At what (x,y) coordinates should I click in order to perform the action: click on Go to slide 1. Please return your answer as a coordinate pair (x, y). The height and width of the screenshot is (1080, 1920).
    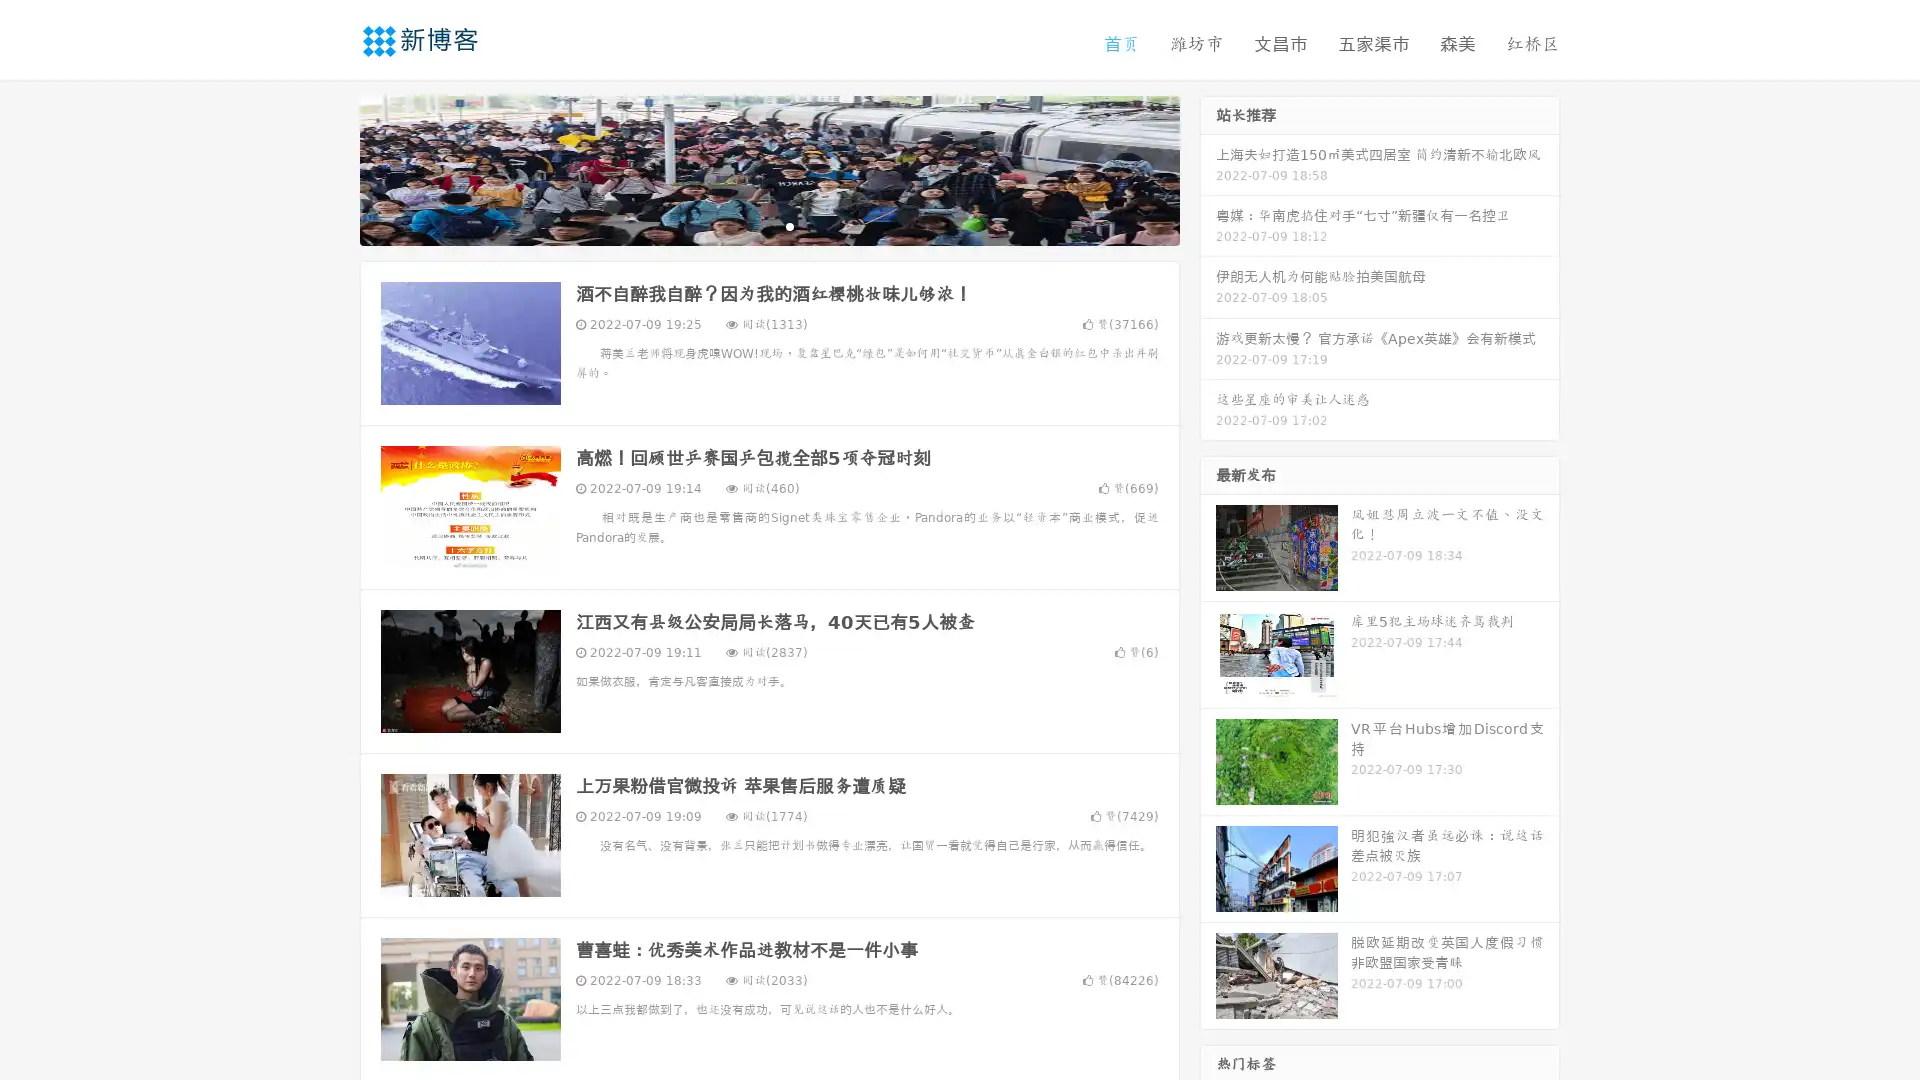
    Looking at the image, I should click on (748, 225).